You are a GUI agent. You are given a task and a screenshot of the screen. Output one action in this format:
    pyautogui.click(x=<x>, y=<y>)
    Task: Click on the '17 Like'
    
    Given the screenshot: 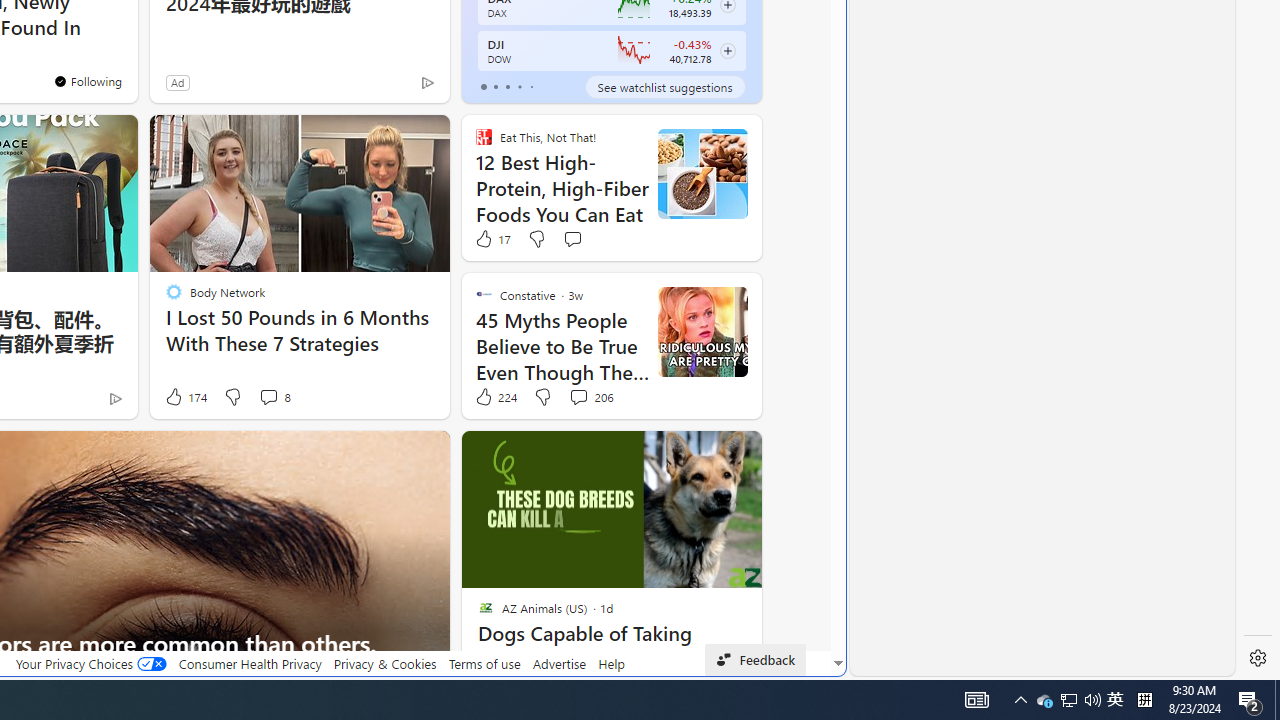 What is the action you would take?
    pyautogui.click(x=491, y=237)
    